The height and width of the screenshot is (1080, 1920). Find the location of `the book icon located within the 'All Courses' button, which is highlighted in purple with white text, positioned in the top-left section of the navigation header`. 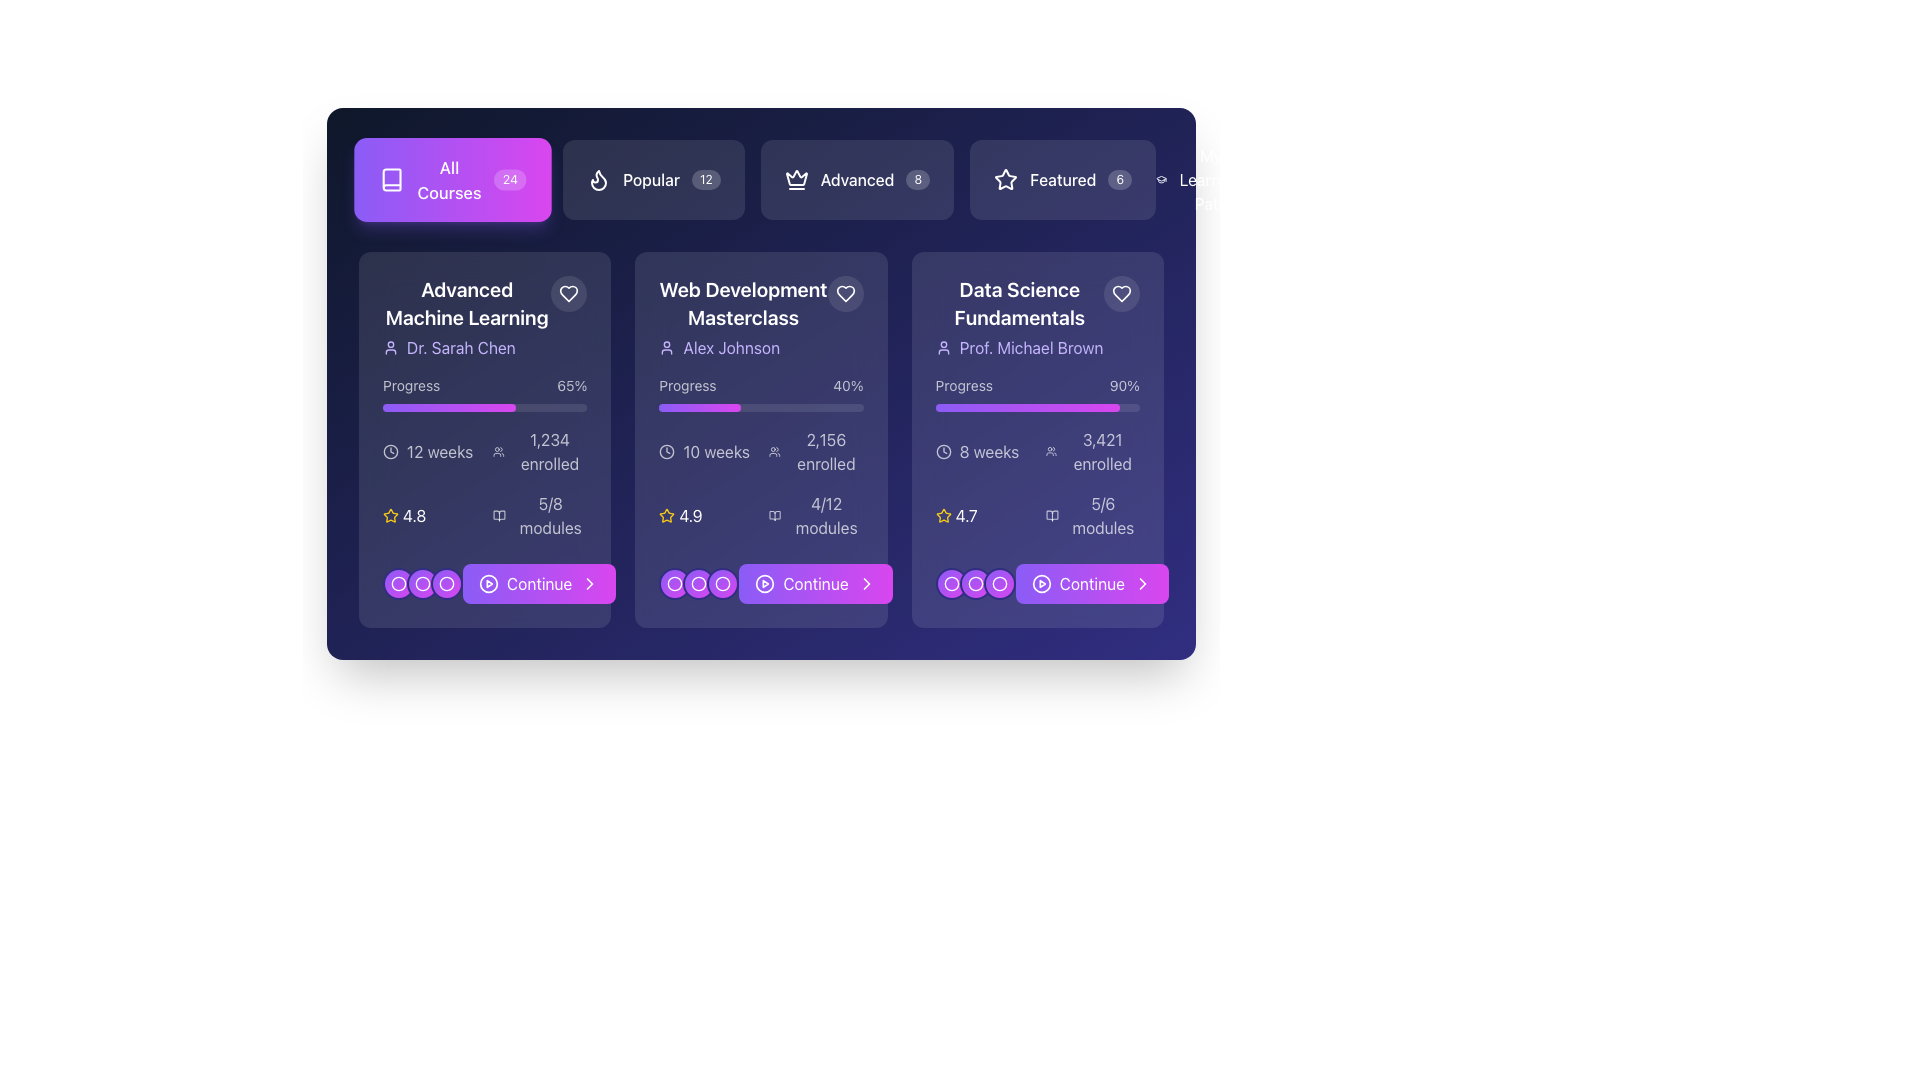

the book icon located within the 'All Courses' button, which is highlighted in purple with white text, positioned in the top-left section of the navigation header is located at coordinates (392, 180).